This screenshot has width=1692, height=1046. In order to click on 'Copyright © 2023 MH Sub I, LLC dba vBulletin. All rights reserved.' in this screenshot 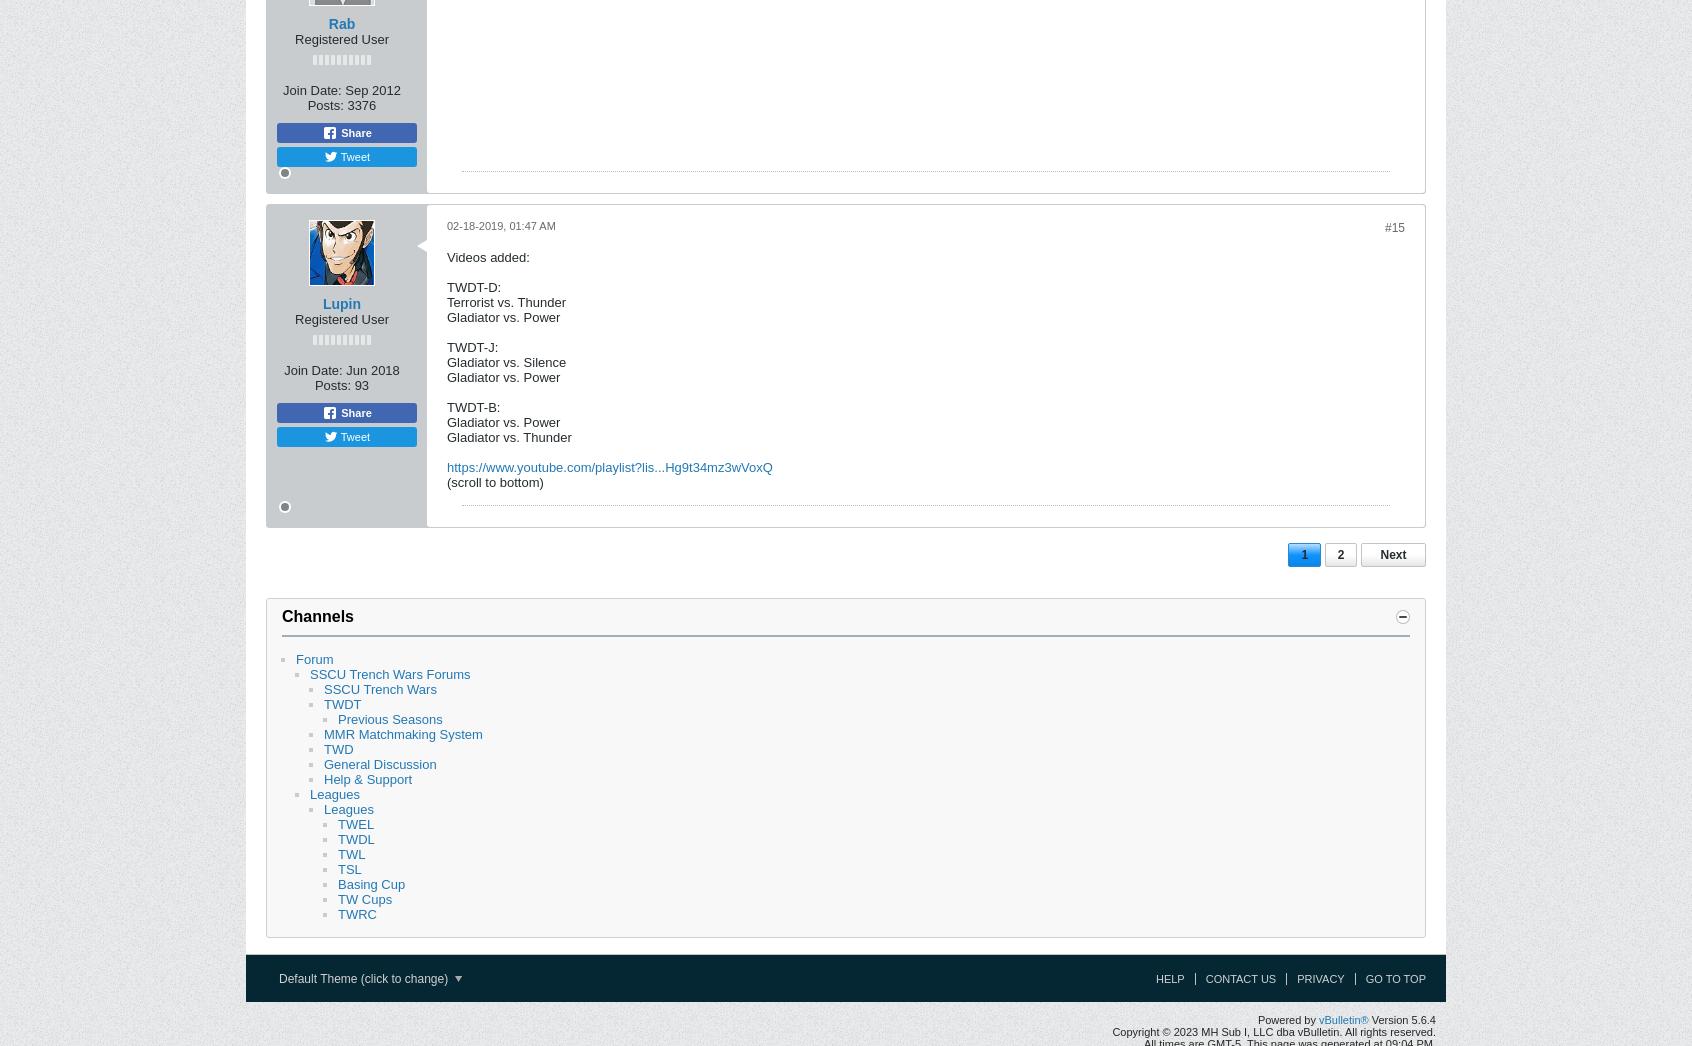, I will do `click(1273, 1031)`.